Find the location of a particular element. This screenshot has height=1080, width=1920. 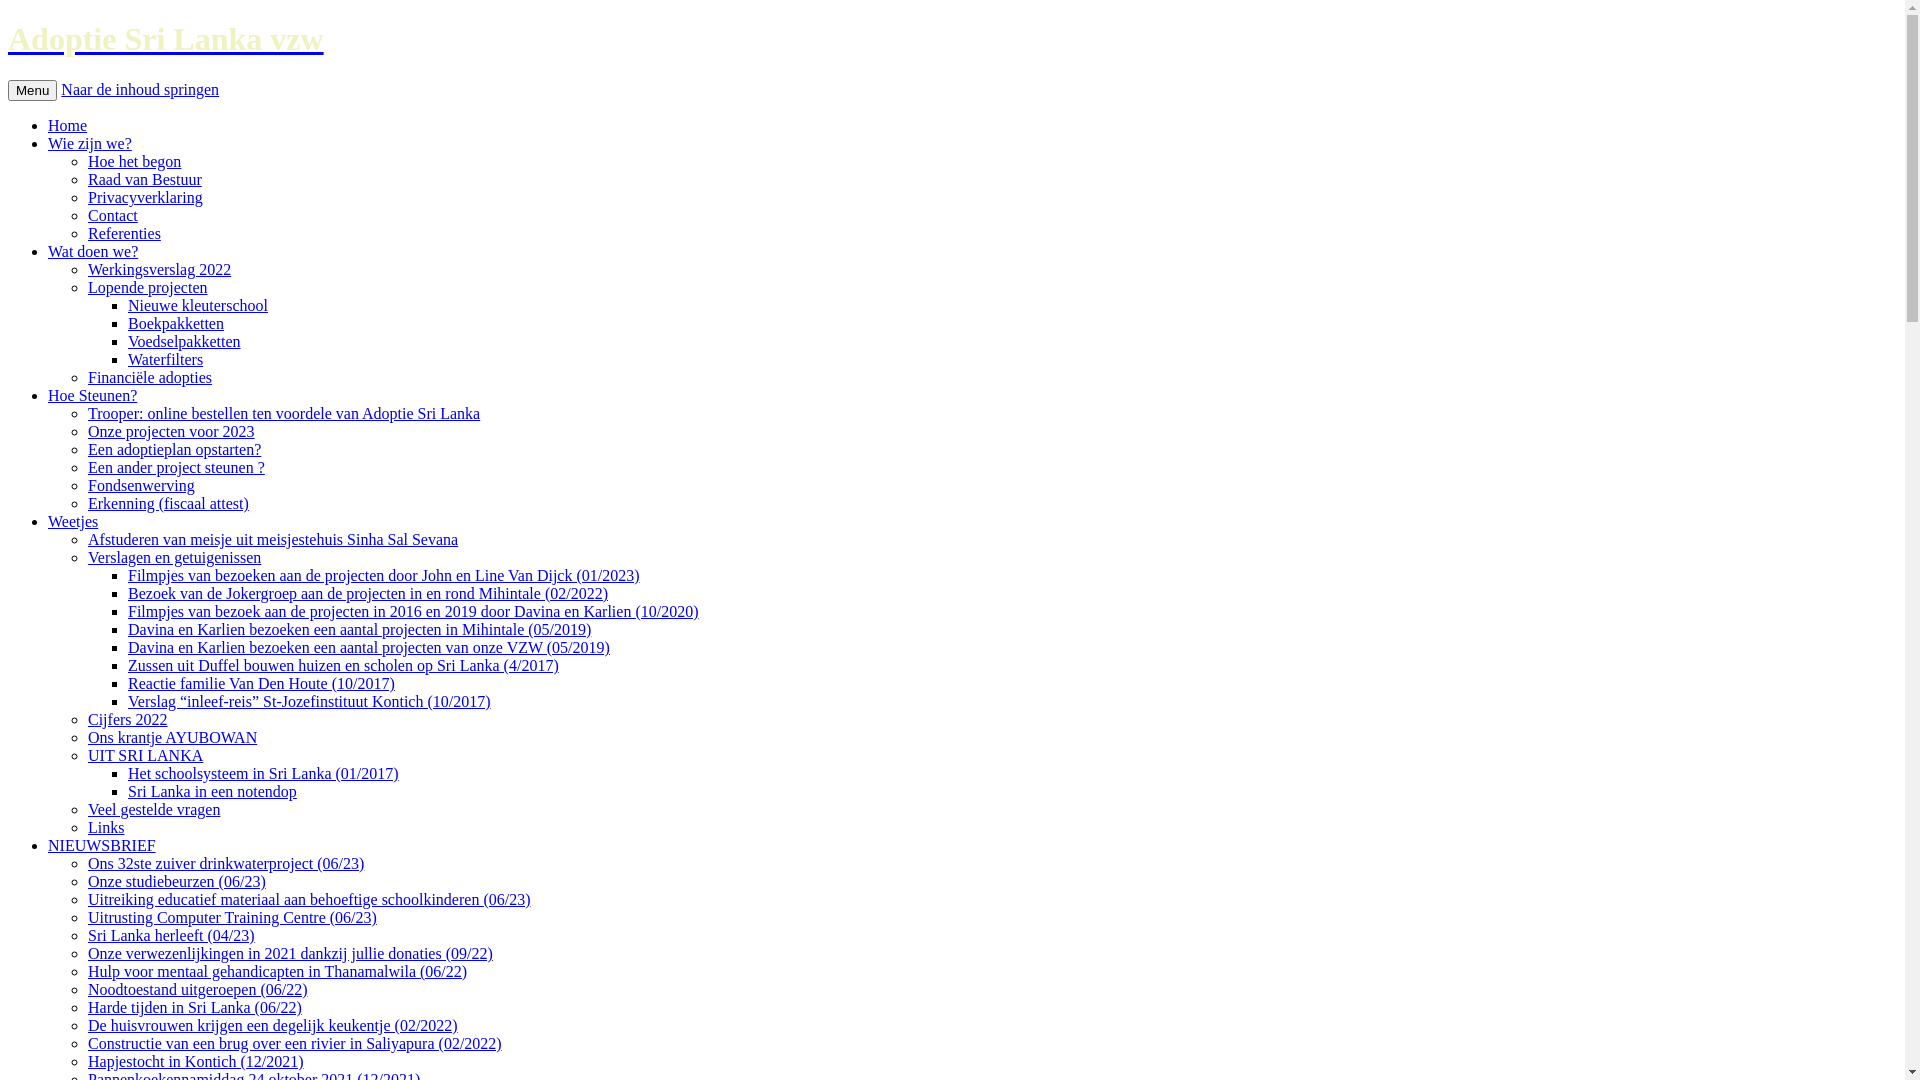

'Fondsenwerving' is located at coordinates (140, 485).